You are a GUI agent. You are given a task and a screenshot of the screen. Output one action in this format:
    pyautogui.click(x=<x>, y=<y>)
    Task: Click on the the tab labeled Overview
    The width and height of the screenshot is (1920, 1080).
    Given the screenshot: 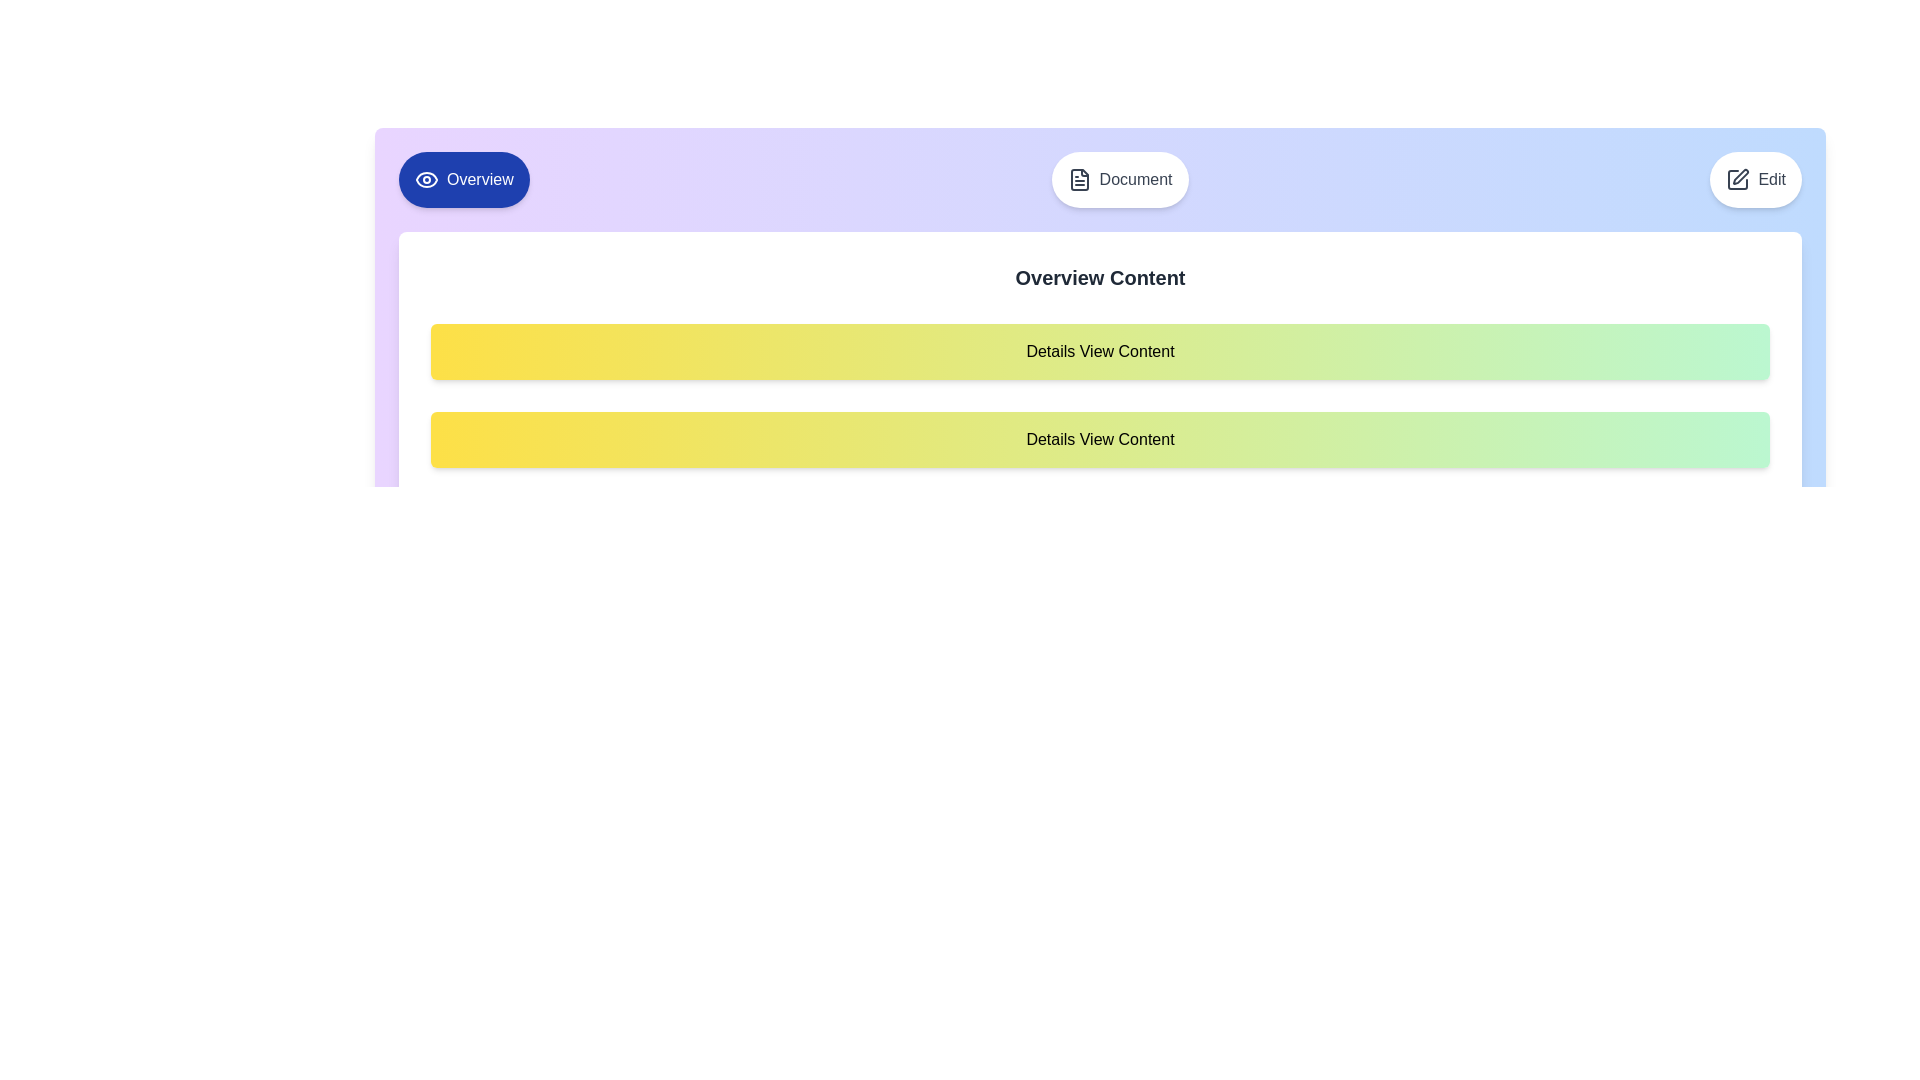 What is the action you would take?
    pyautogui.click(x=463, y=180)
    